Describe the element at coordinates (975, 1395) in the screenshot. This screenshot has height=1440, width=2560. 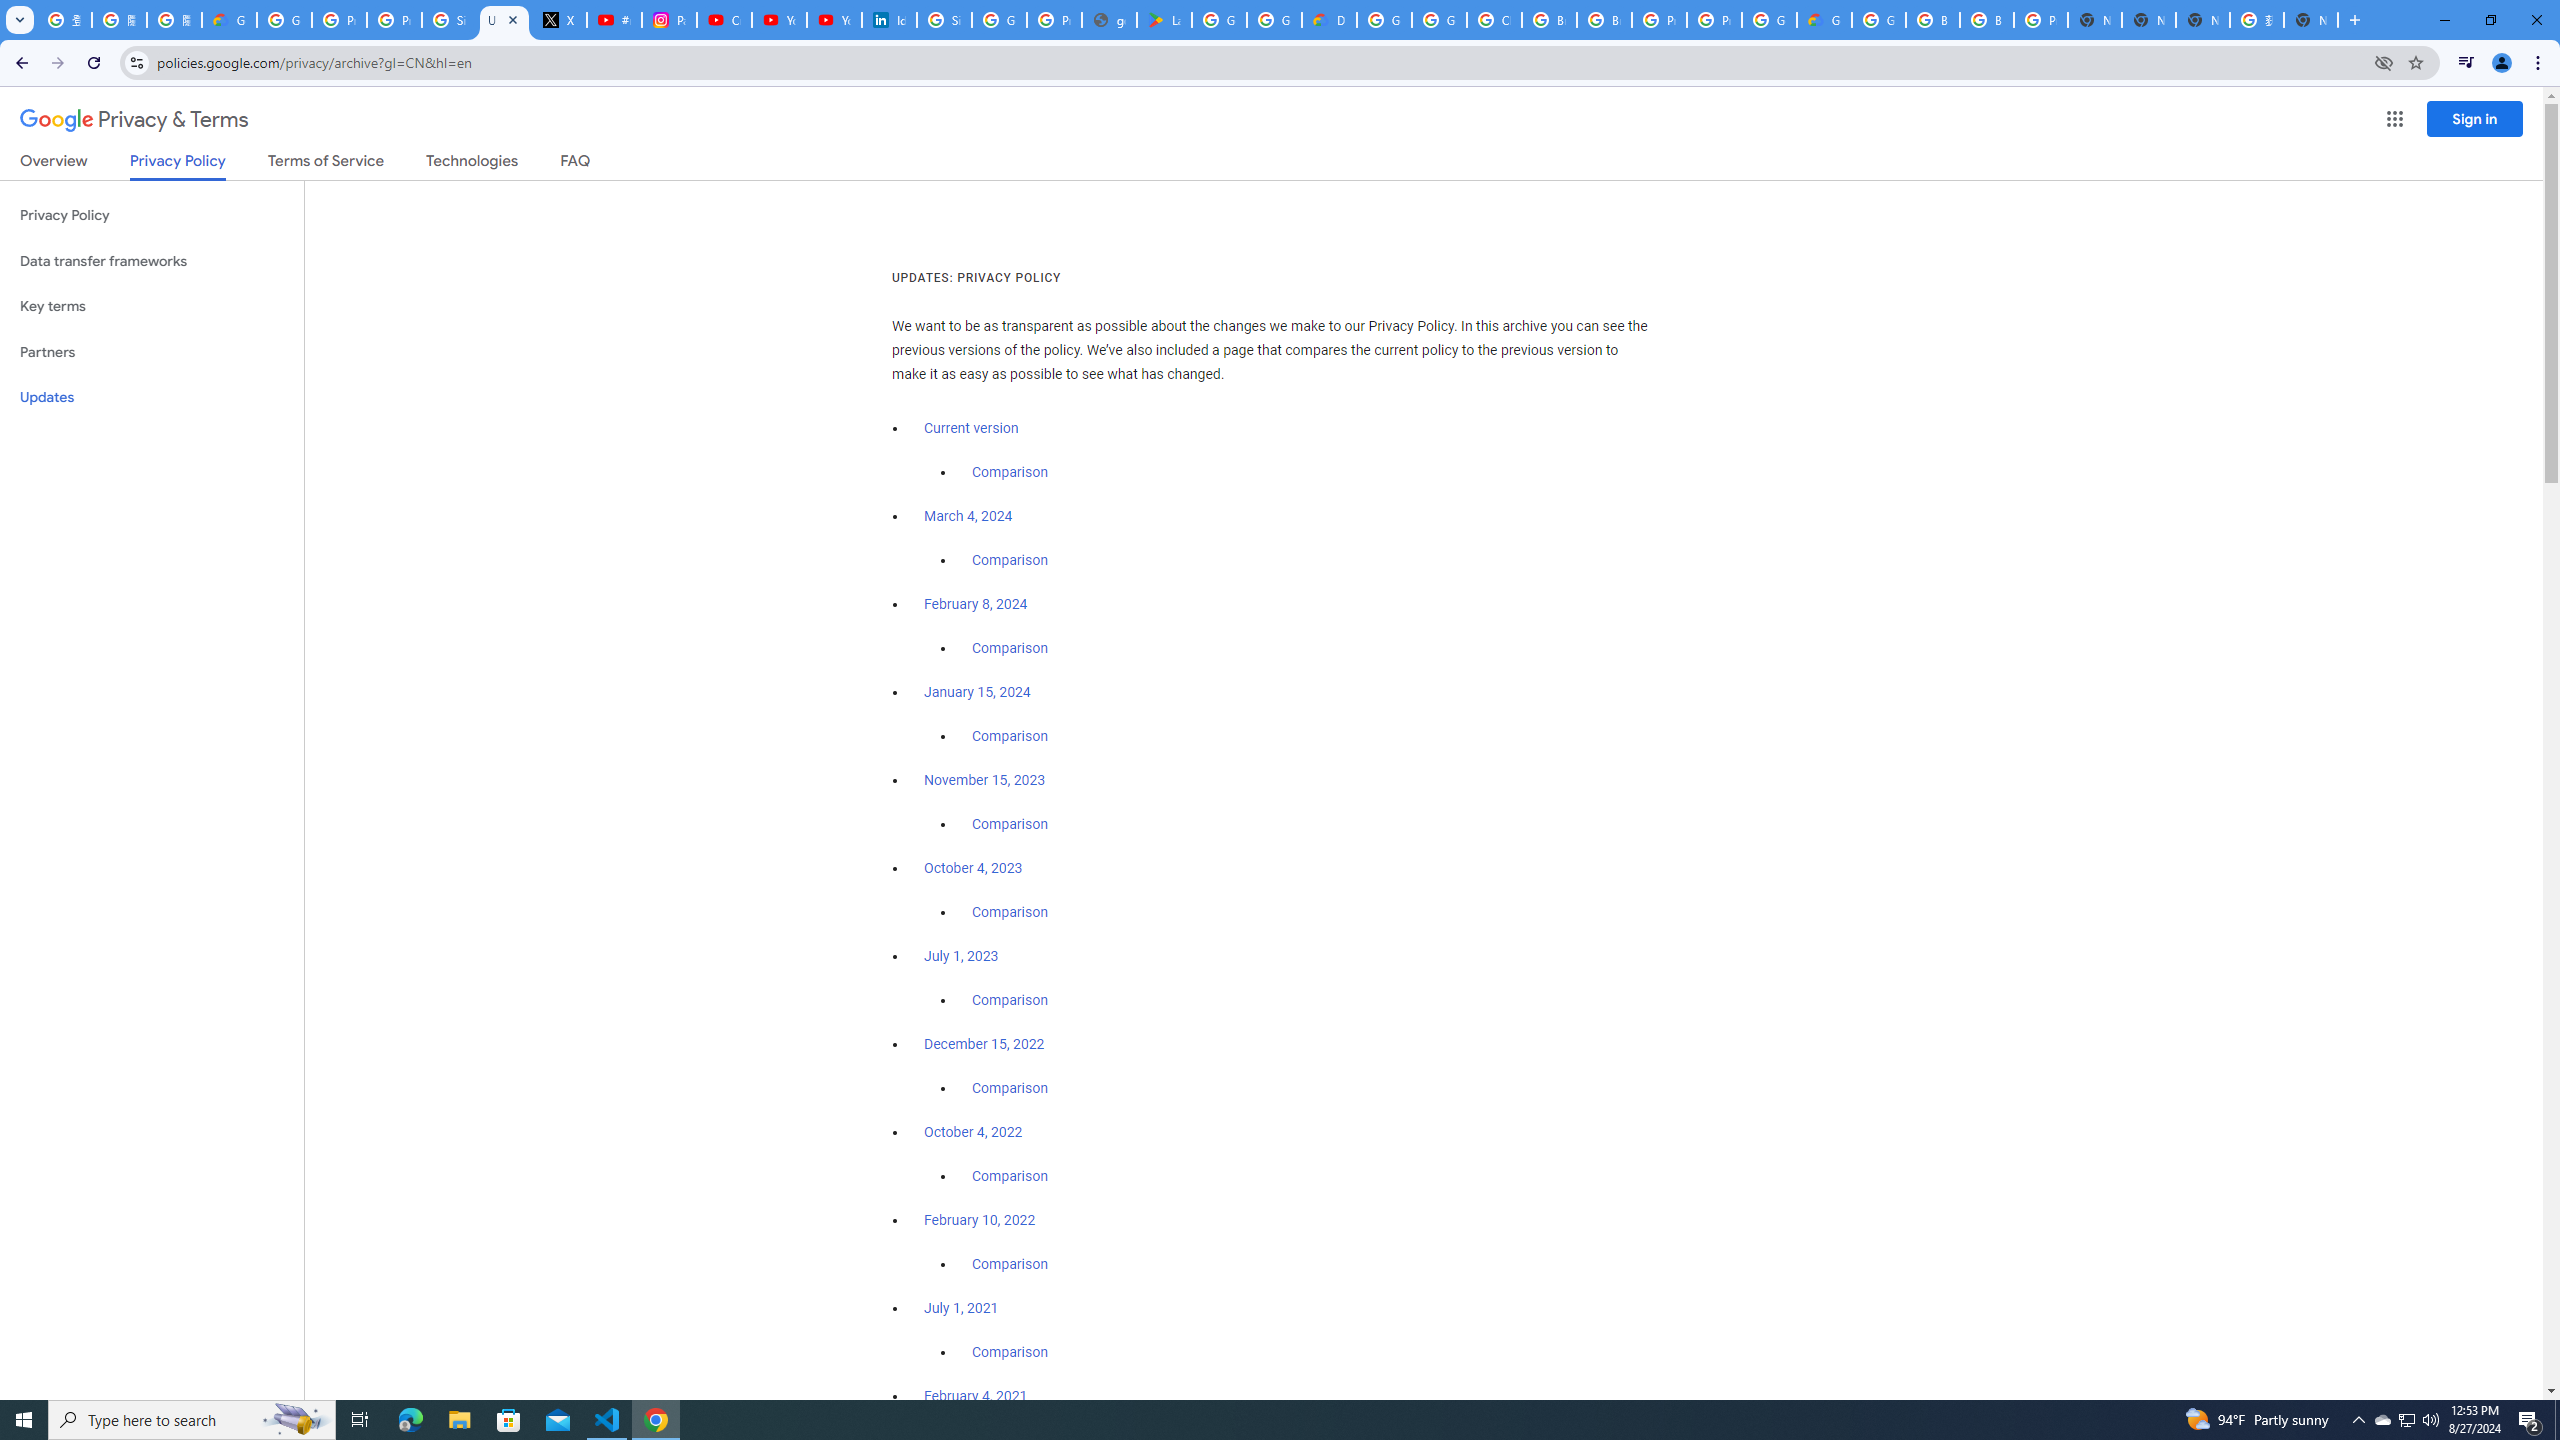
I see `'February 4, 2021'` at that location.